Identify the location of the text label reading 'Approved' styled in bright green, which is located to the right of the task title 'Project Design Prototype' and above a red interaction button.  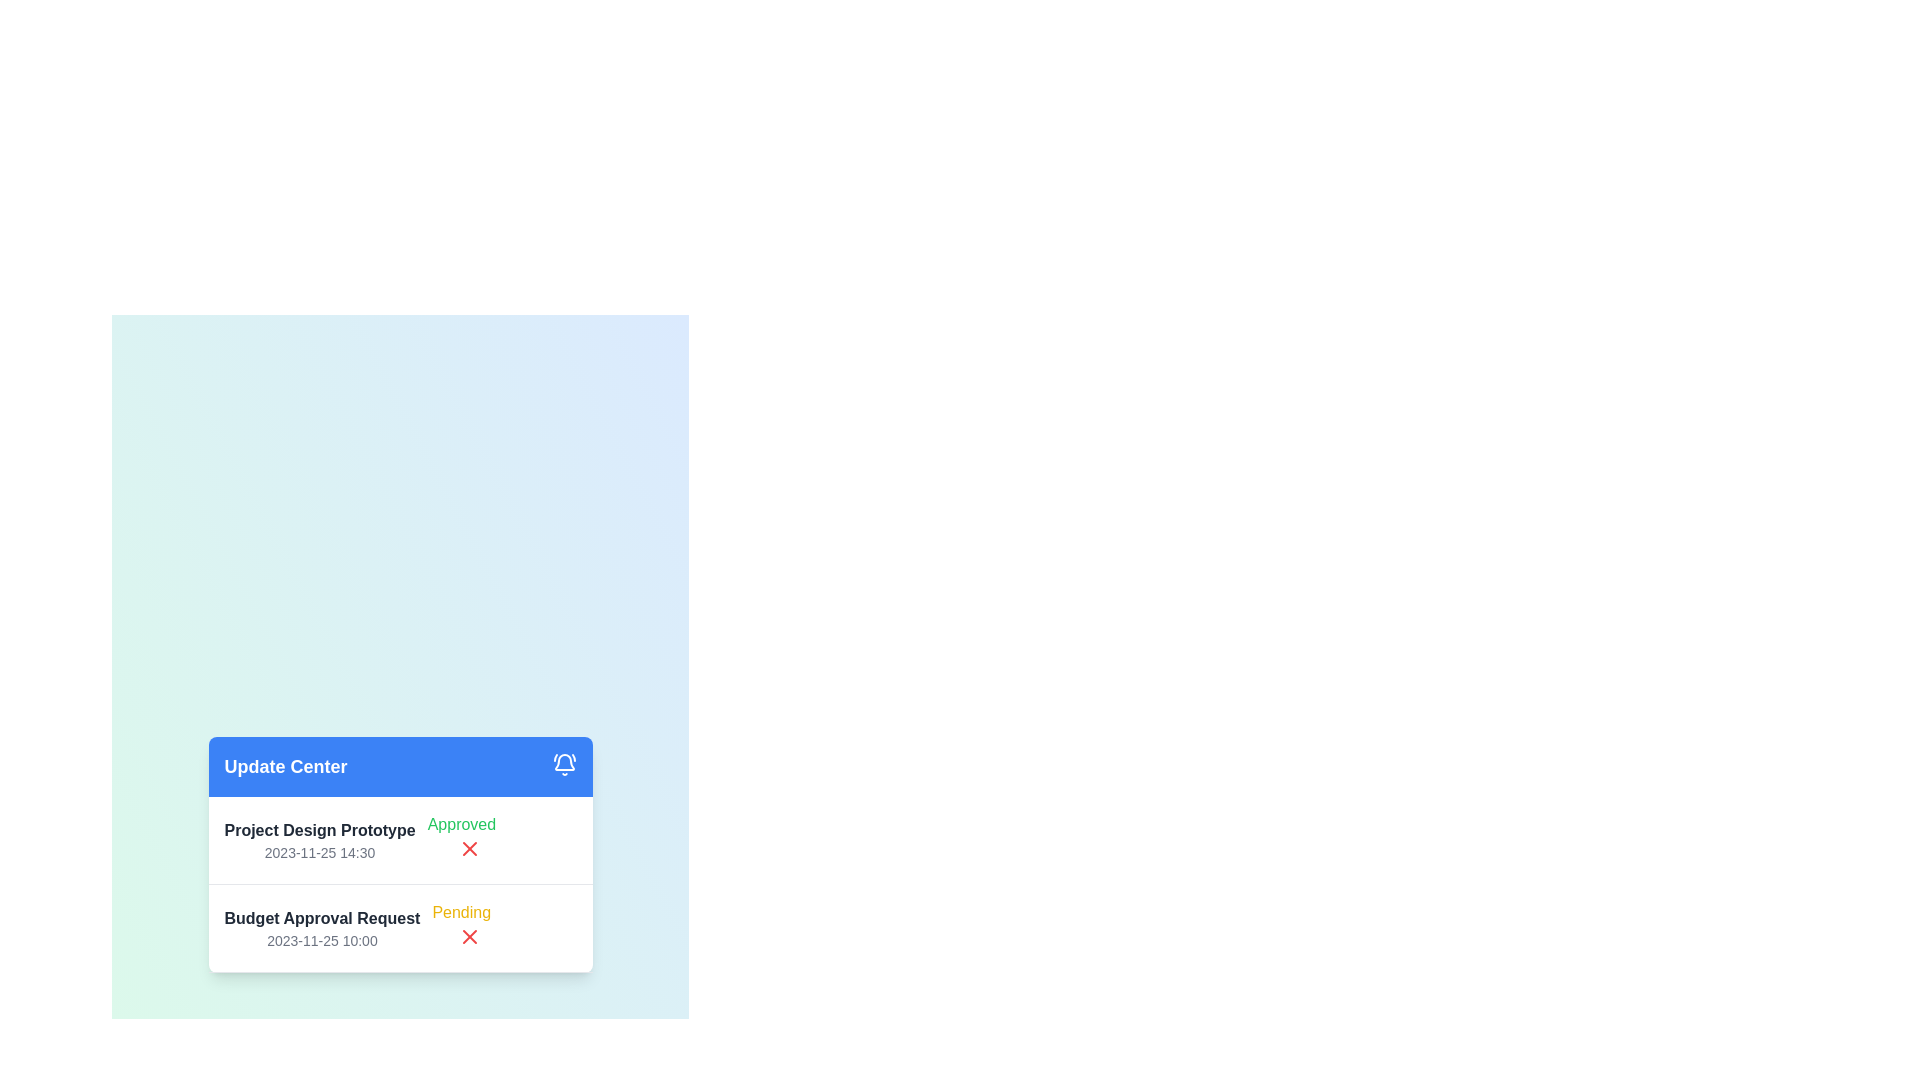
(460, 825).